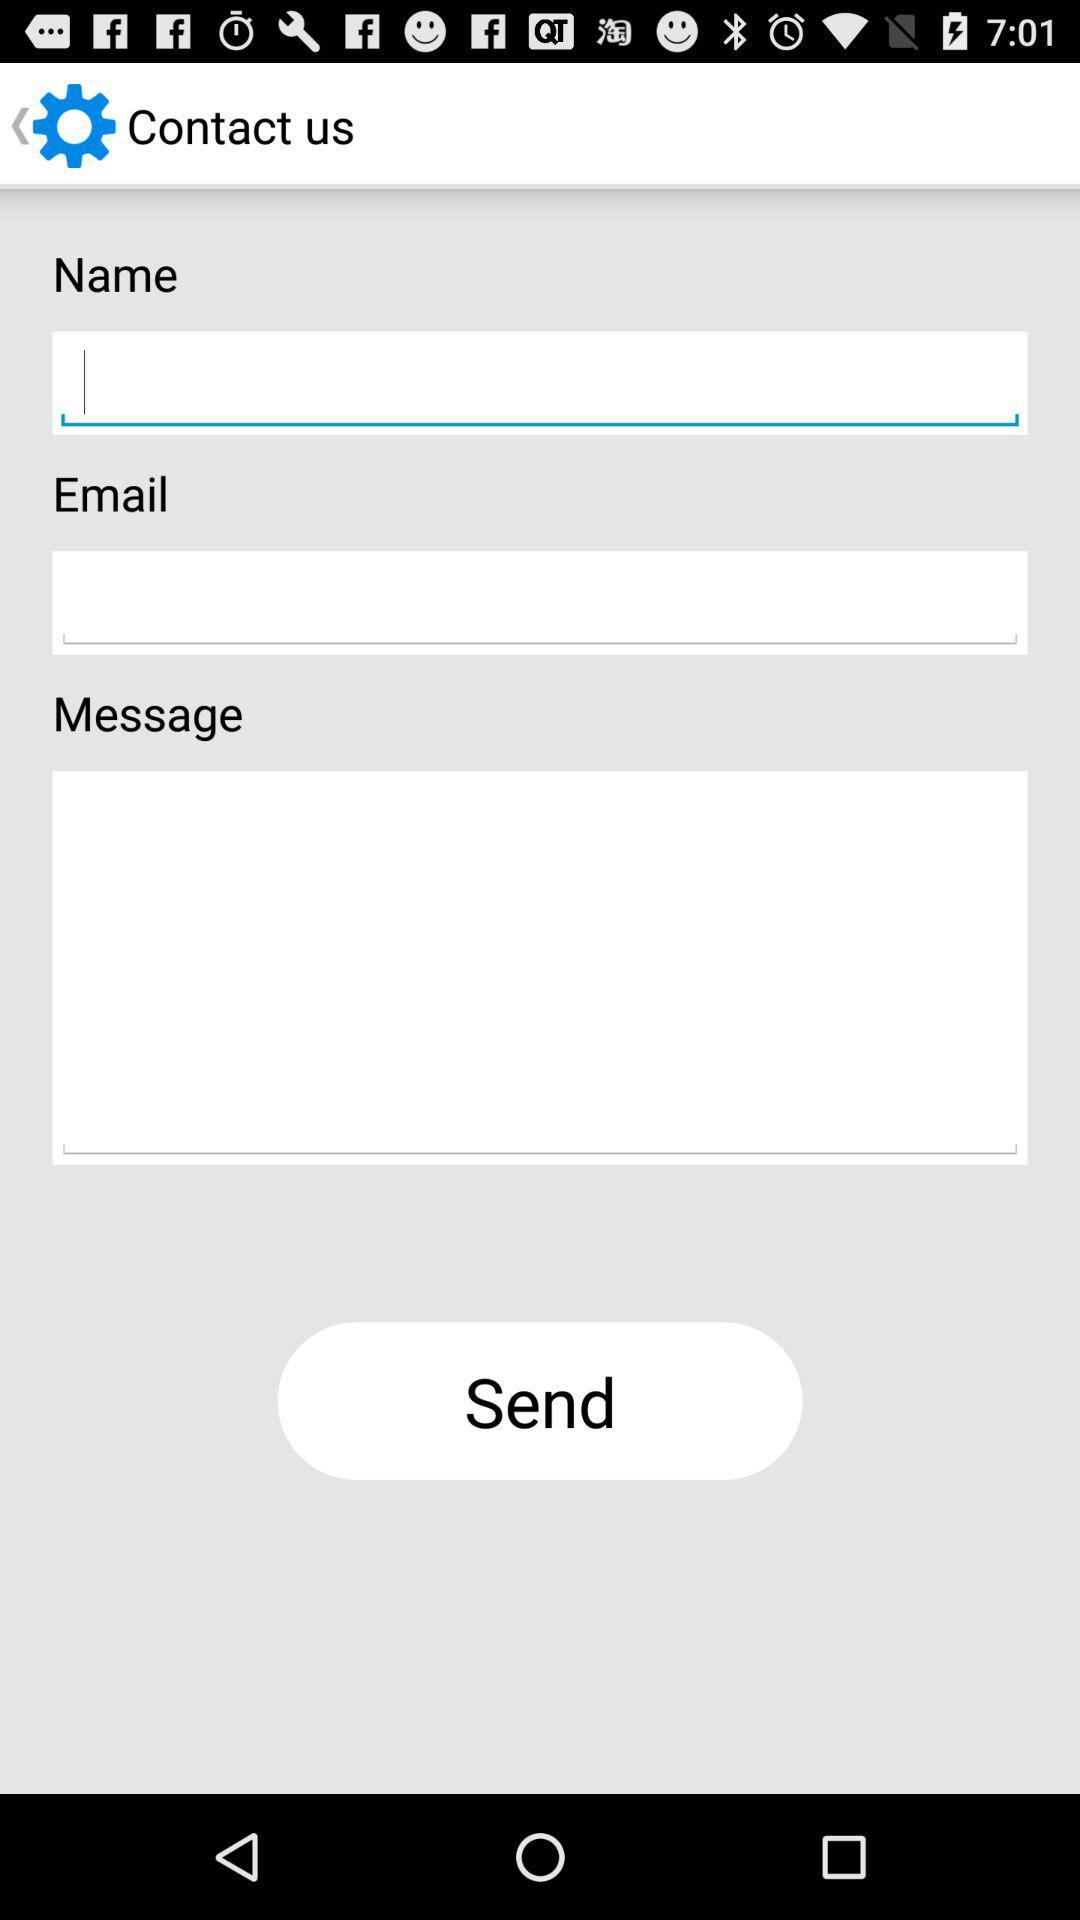 This screenshot has width=1080, height=1920. I want to click on send button, so click(540, 1400).